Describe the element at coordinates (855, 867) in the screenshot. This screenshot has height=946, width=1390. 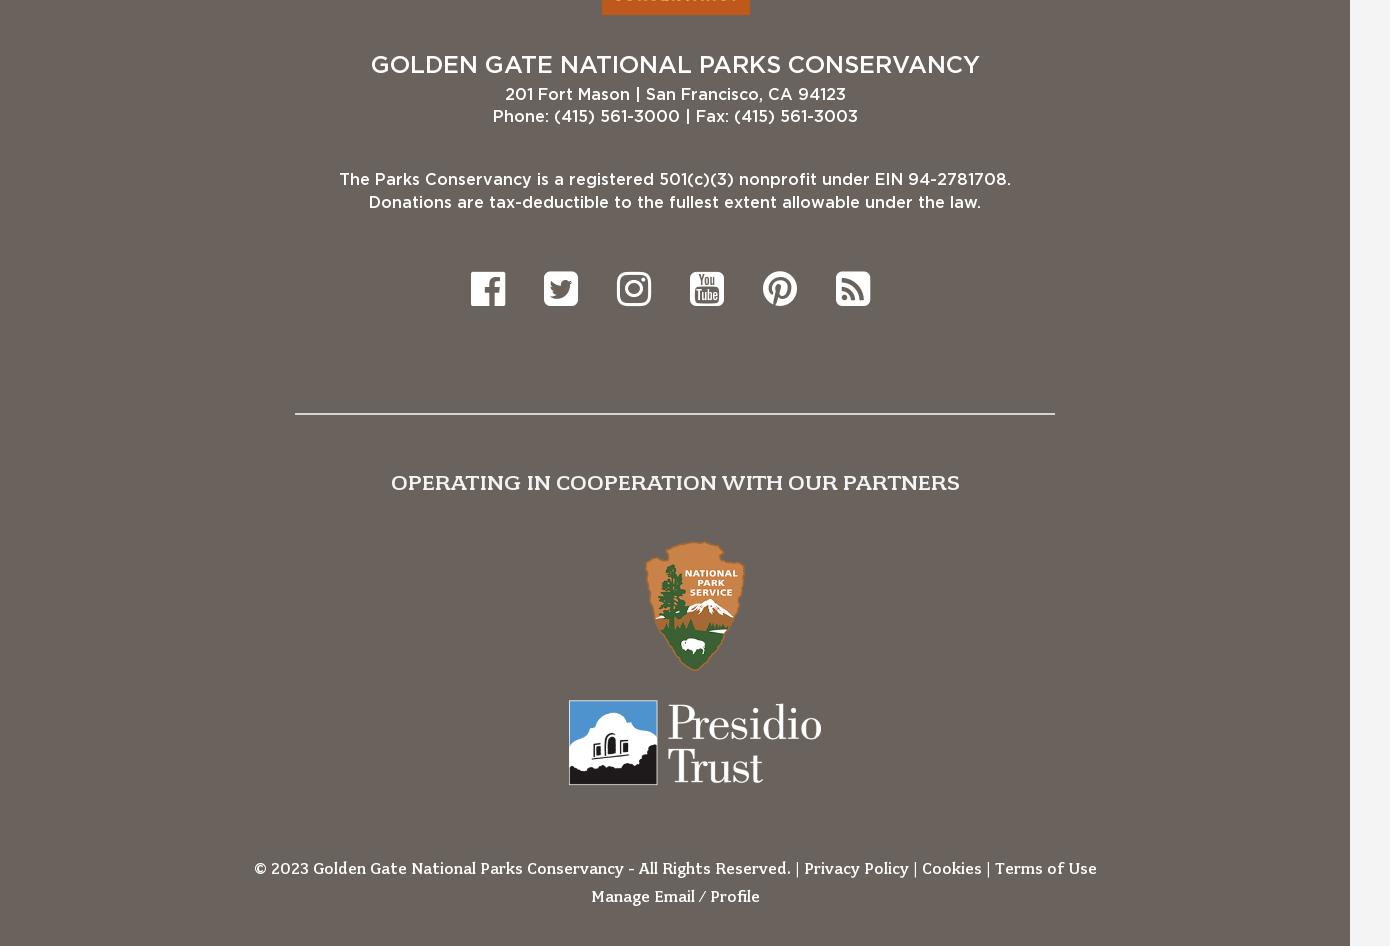
I see `'Privacy Policy'` at that location.